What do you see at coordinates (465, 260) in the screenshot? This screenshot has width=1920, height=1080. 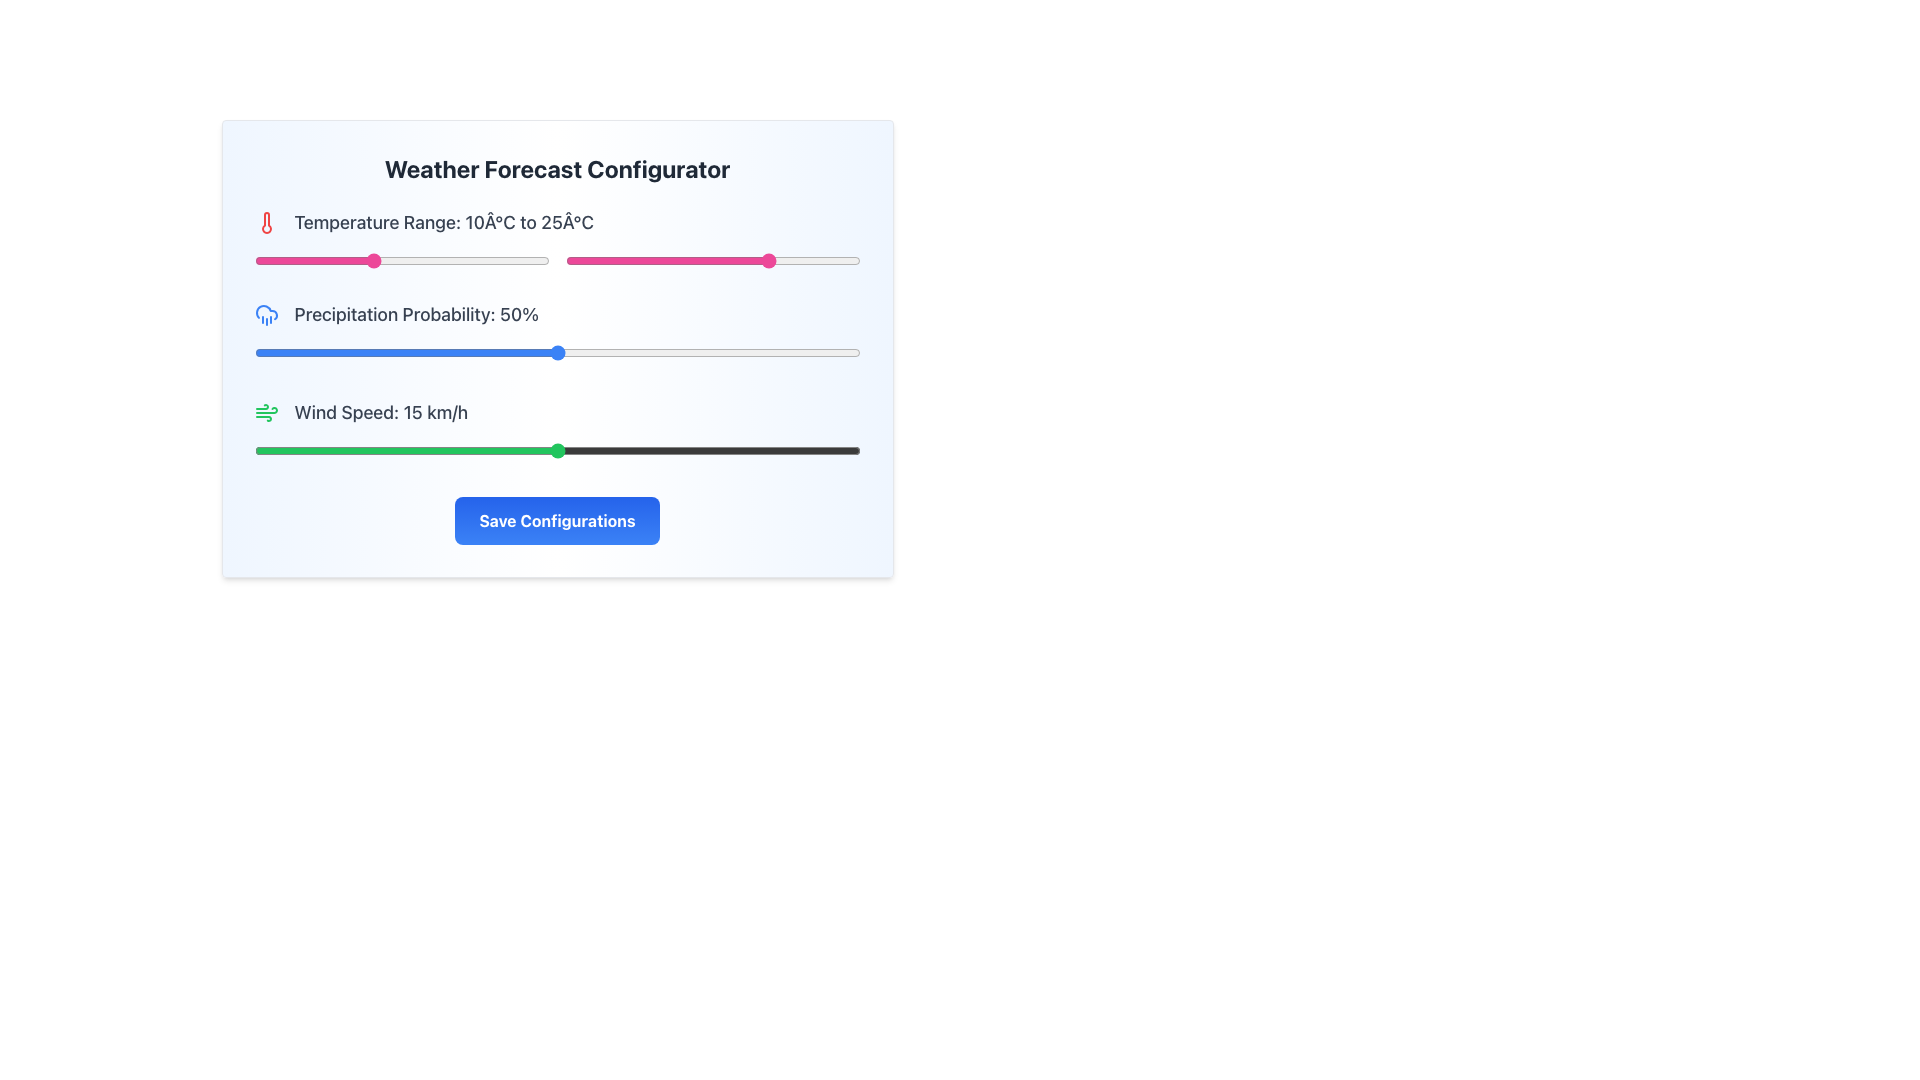 I see `the slider value` at bounding box center [465, 260].